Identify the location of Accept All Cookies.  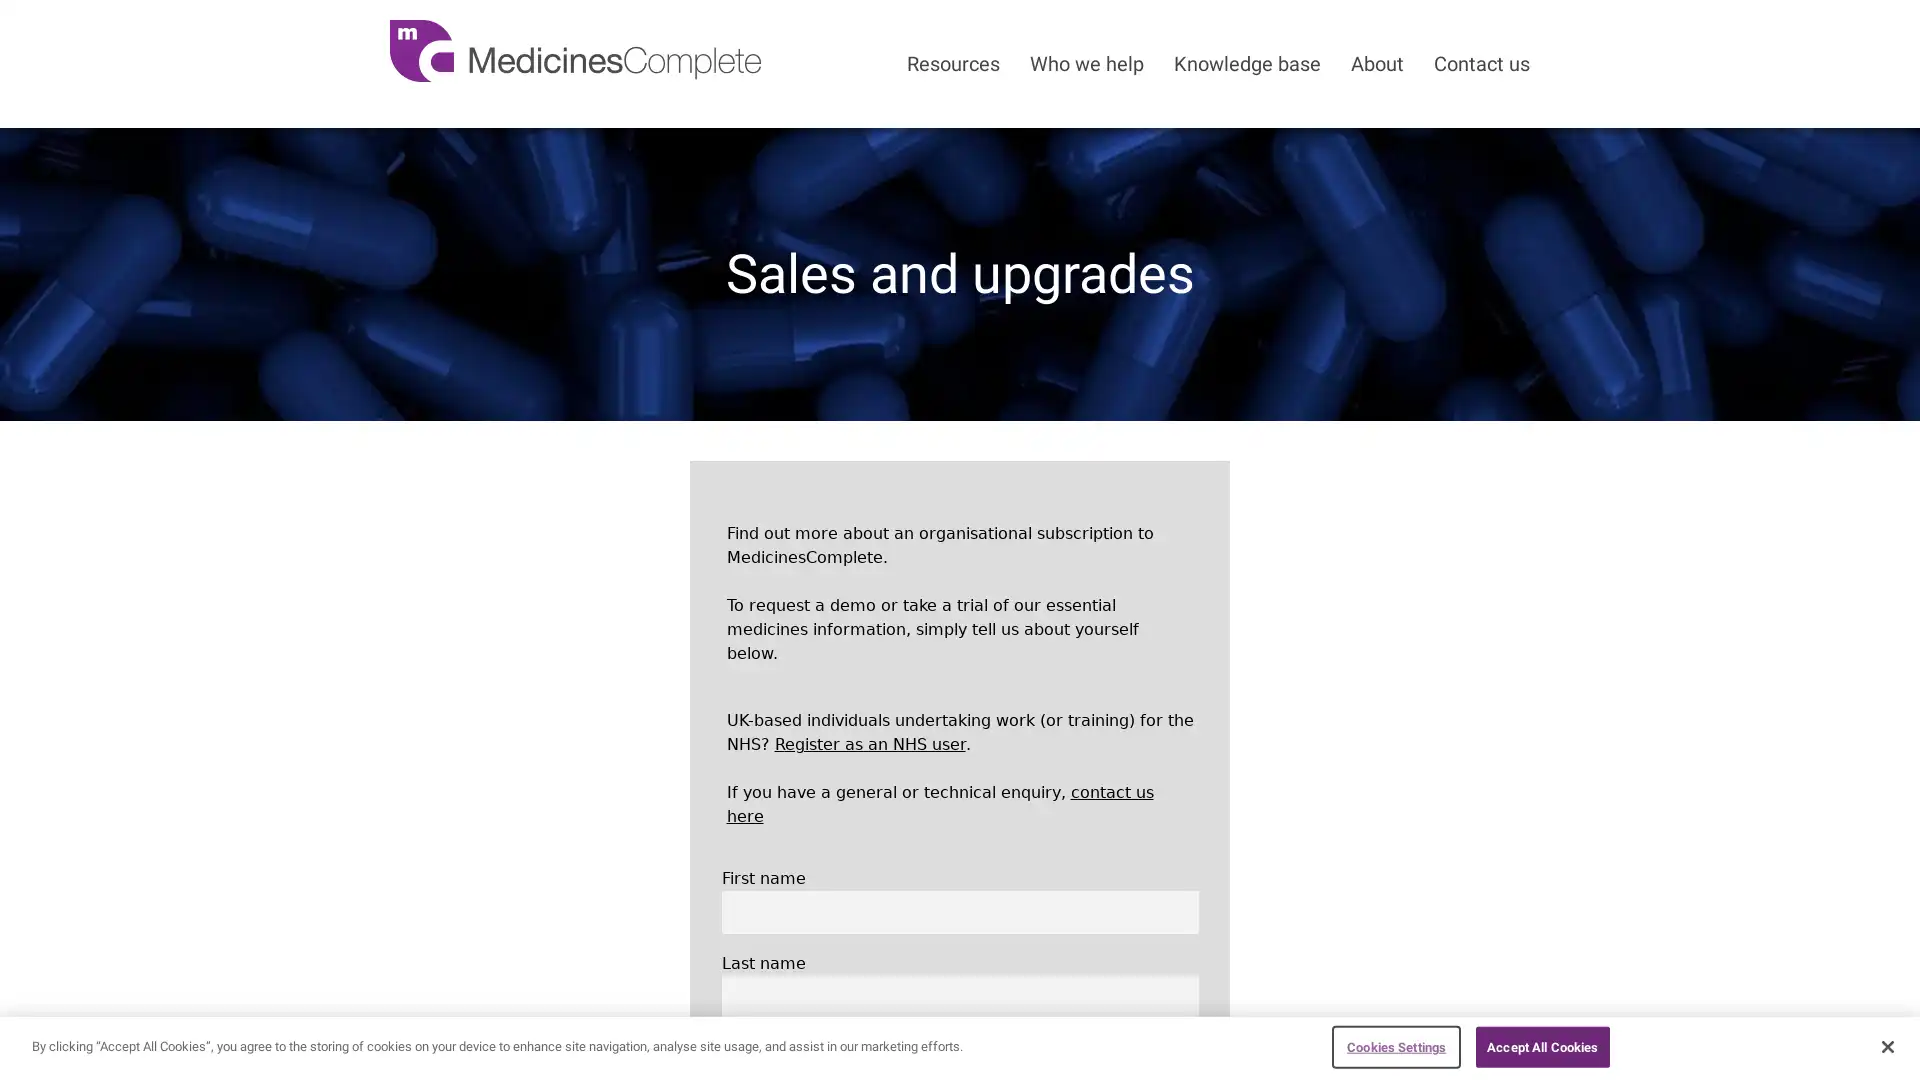
(1541, 1045).